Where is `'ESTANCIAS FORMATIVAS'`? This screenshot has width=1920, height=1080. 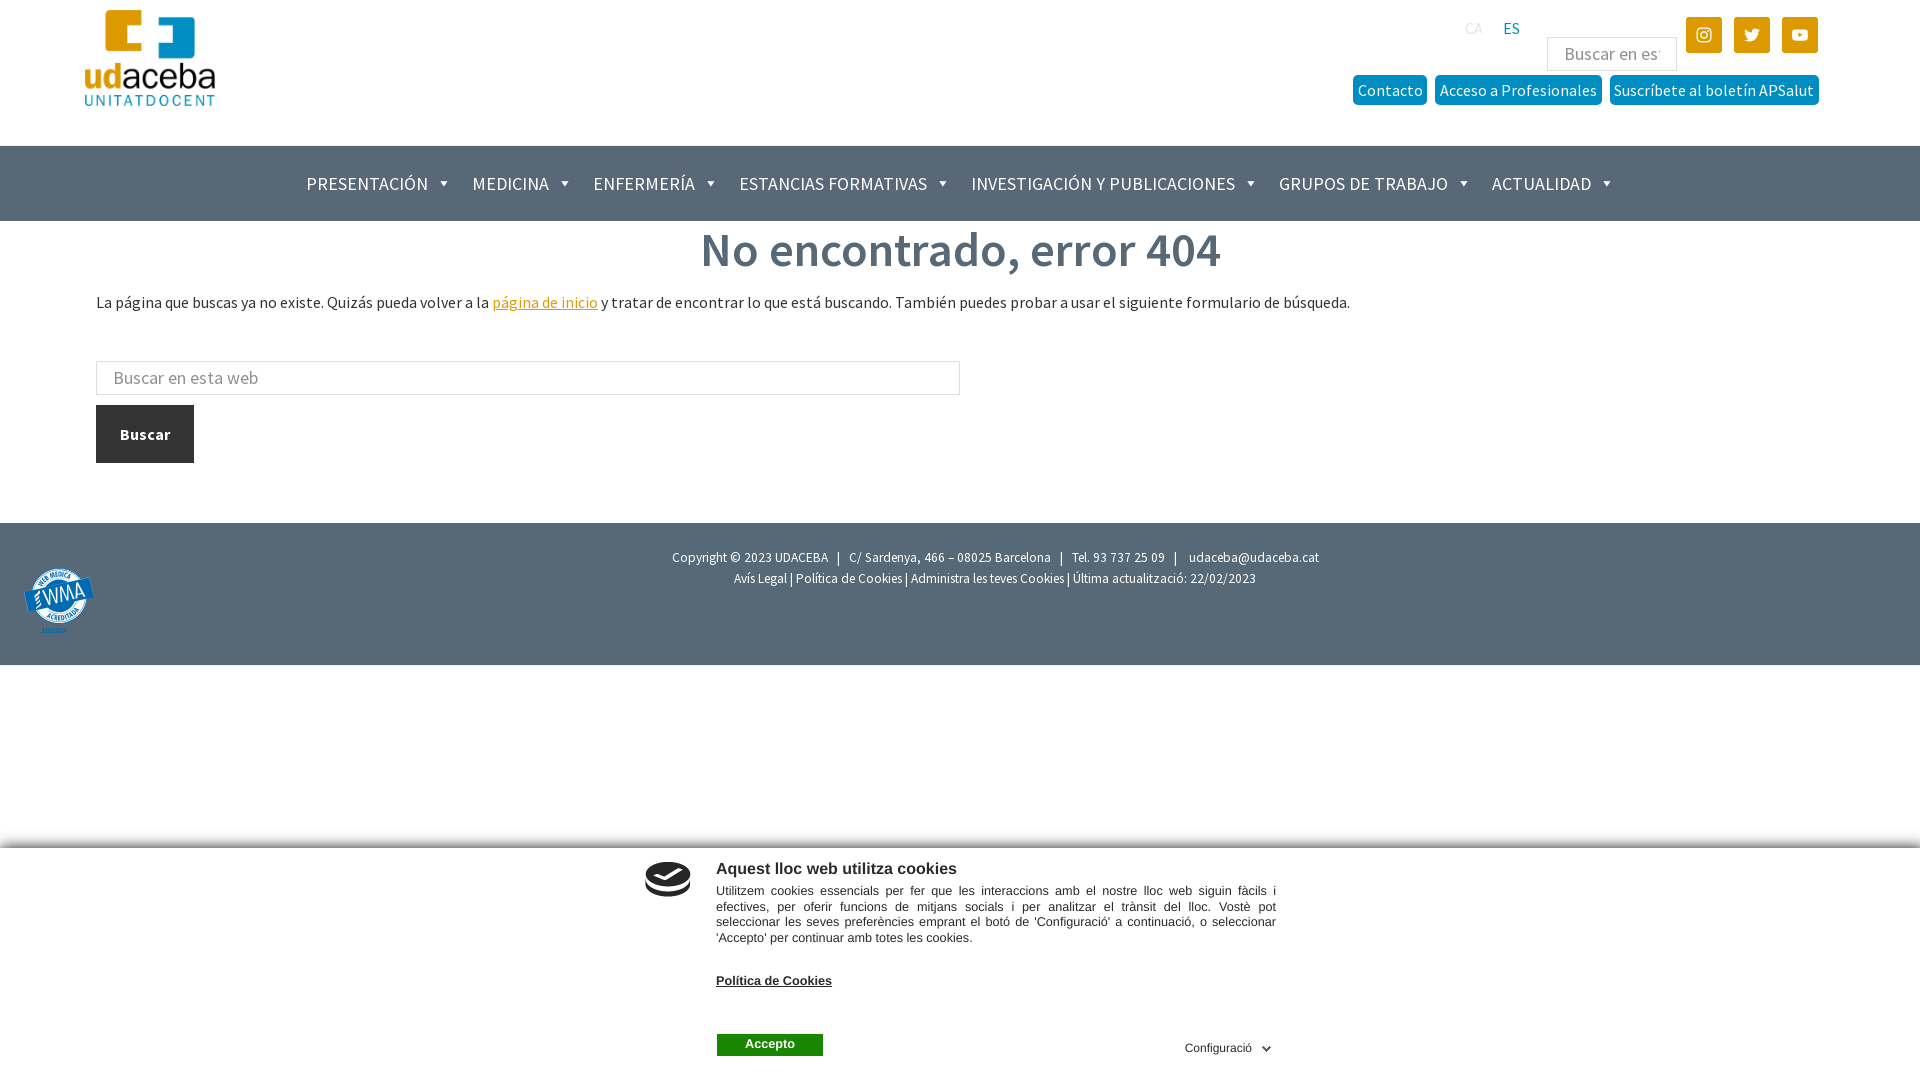 'ESTANCIAS FORMATIVAS' is located at coordinates (844, 183).